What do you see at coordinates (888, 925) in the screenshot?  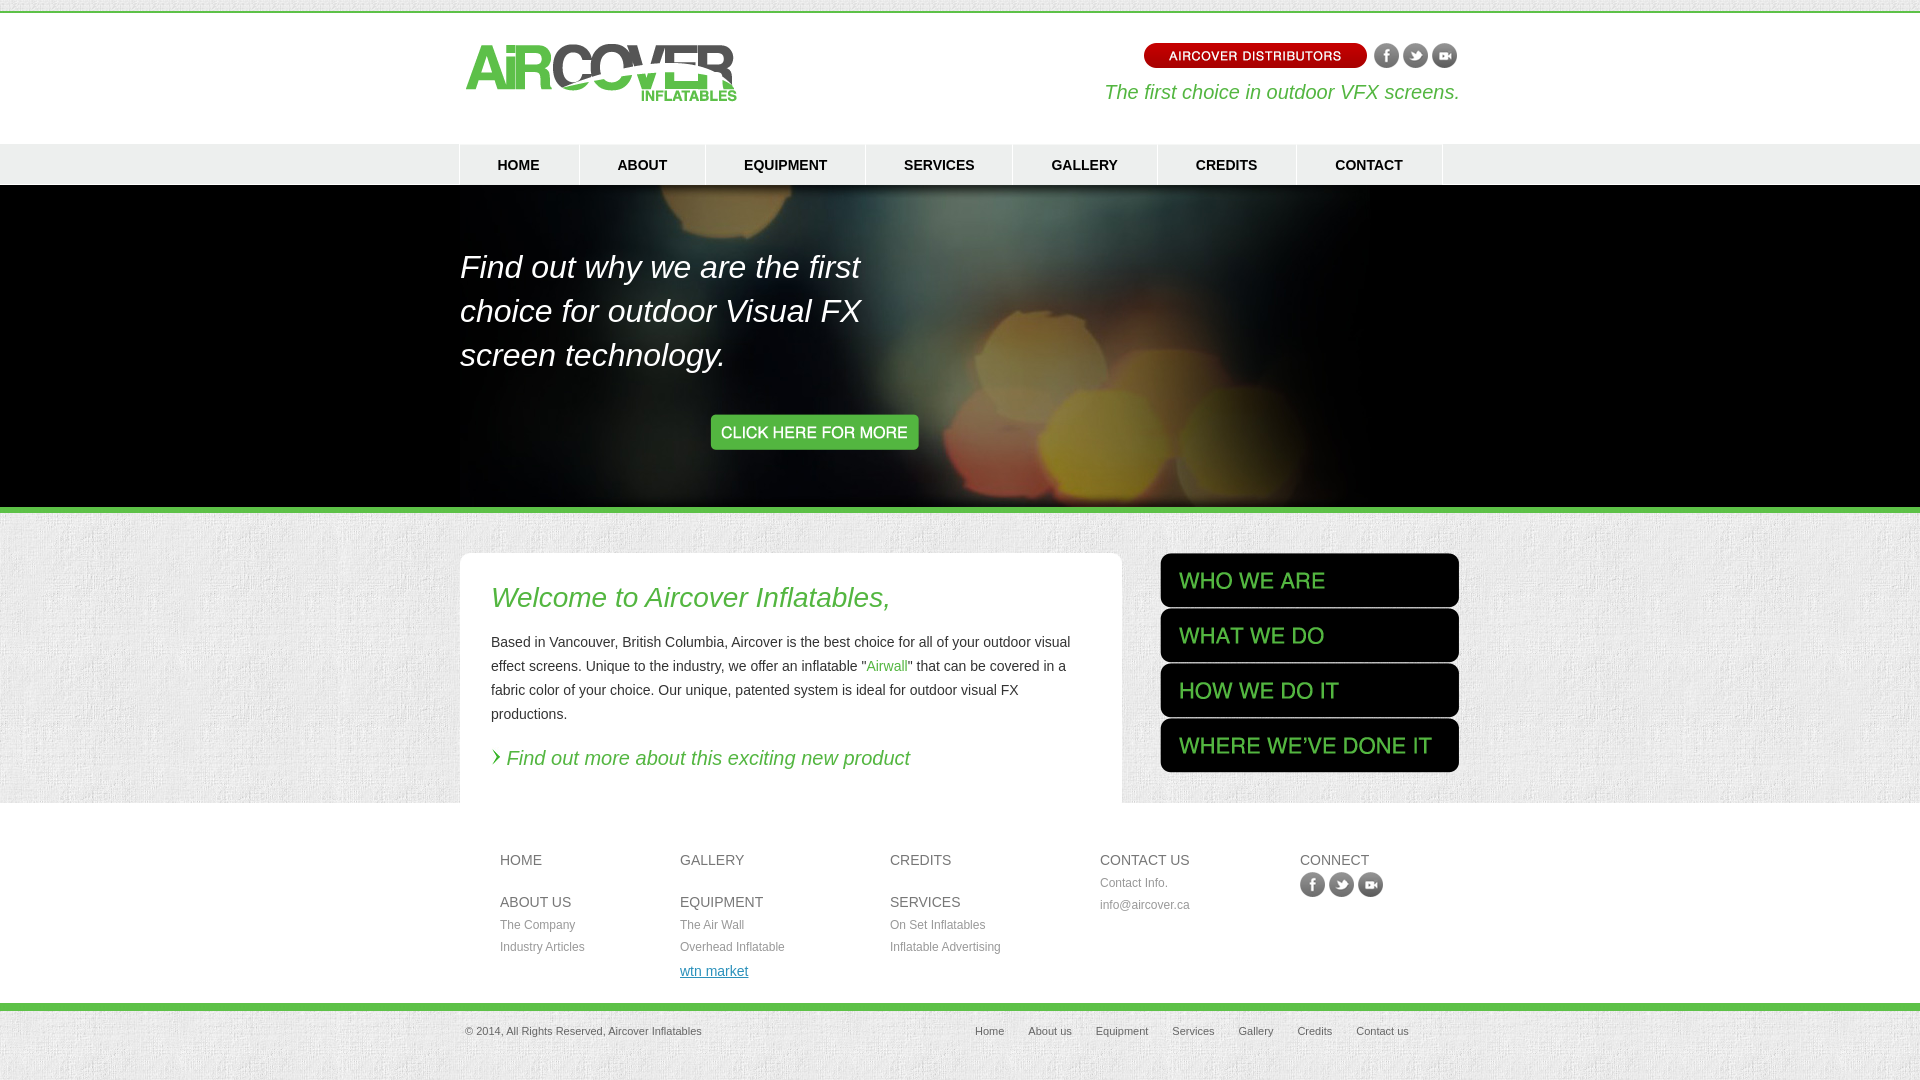 I see `'On Set Inflatables'` at bounding box center [888, 925].